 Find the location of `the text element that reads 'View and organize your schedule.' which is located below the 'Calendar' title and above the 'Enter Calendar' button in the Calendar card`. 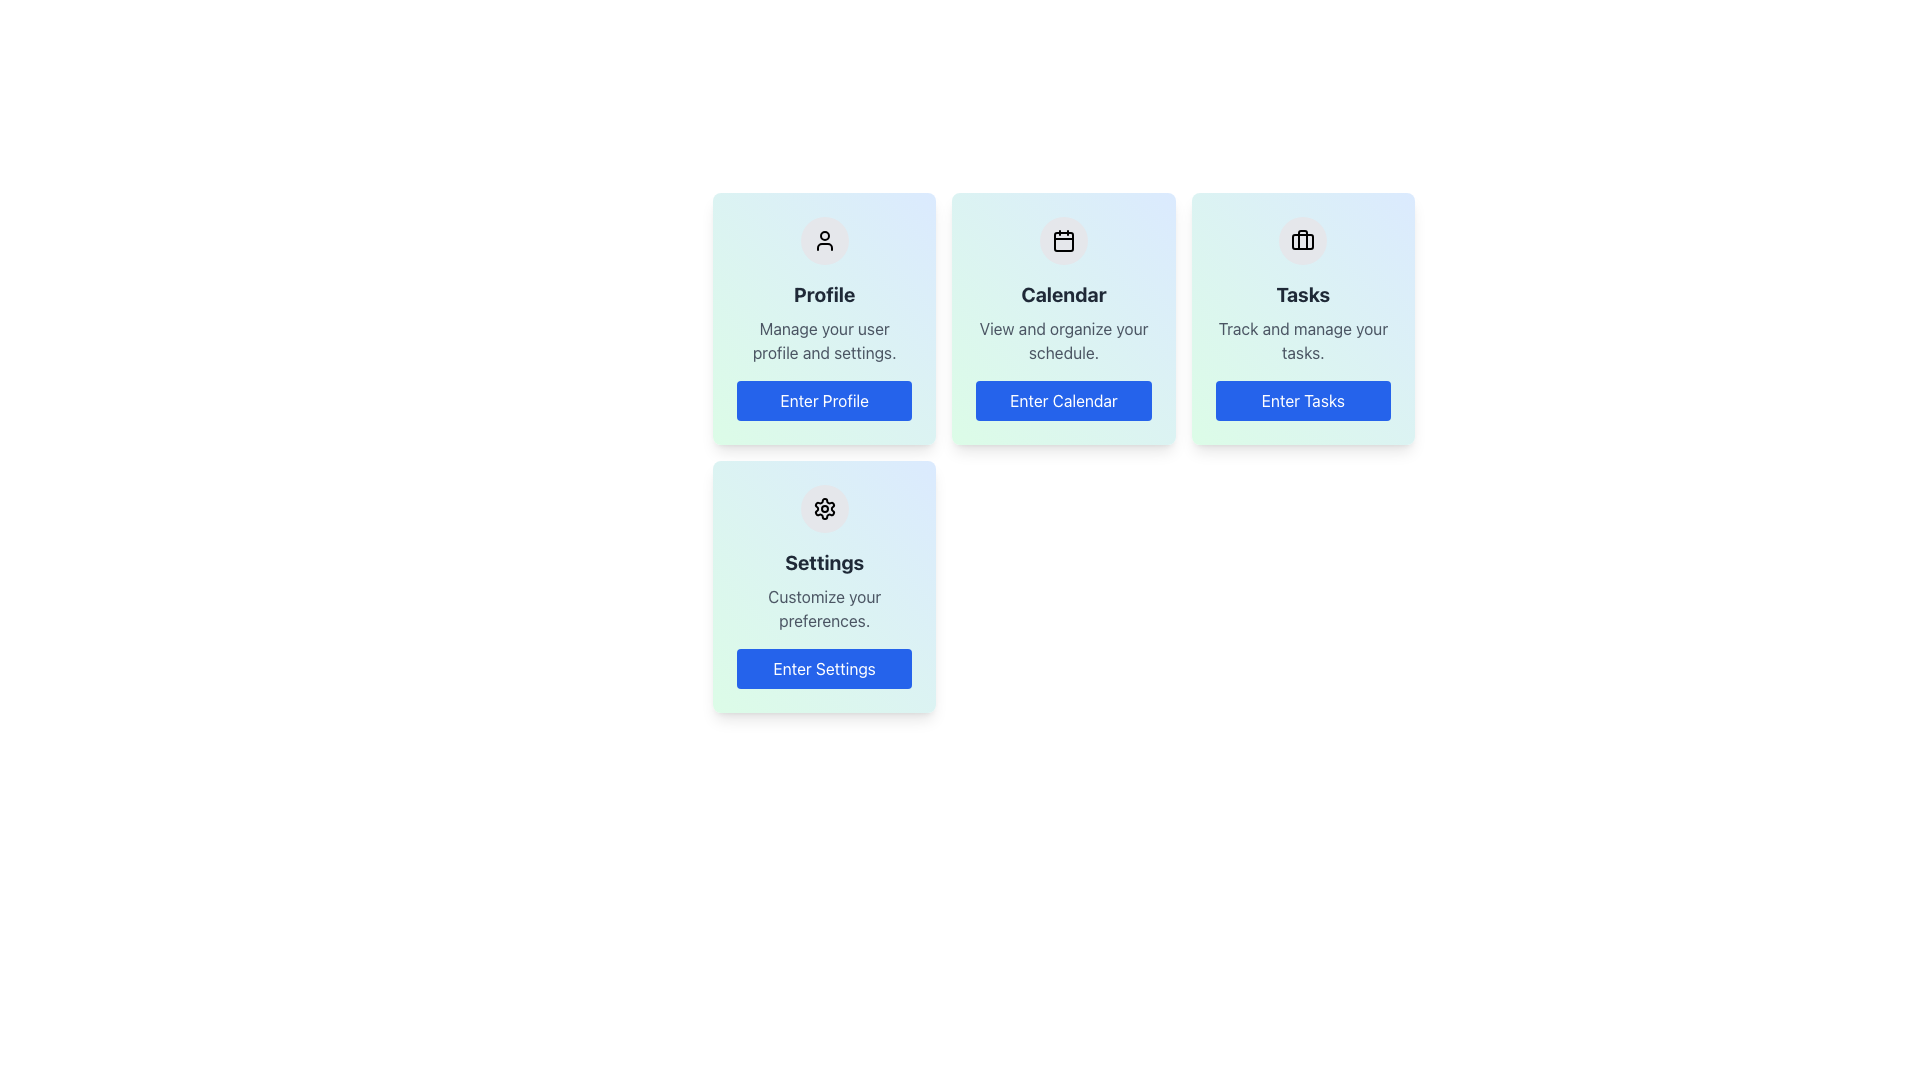

the text element that reads 'View and organize your schedule.' which is located below the 'Calendar' title and above the 'Enter Calendar' button in the Calendar card is located at coordinates (1063, 339).